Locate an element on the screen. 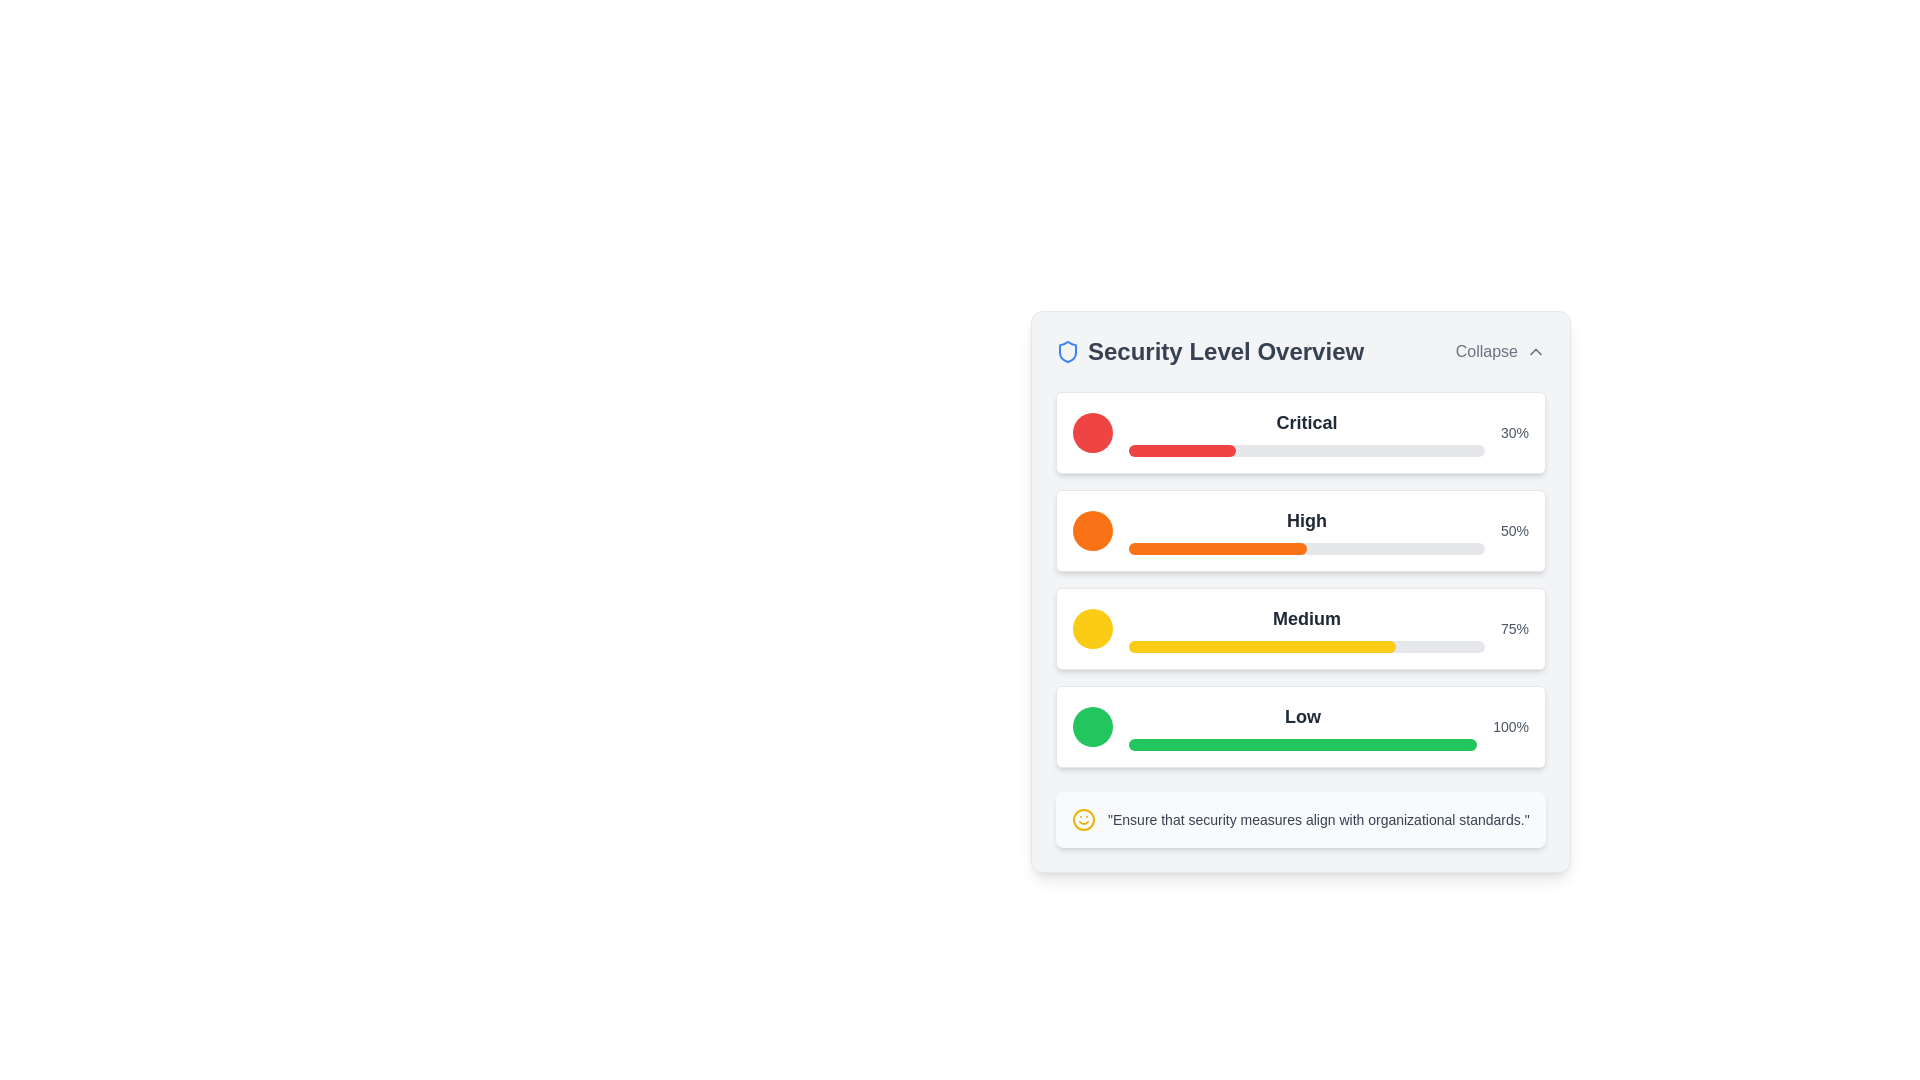 Image resolution: width=1920 pixels, height=1080 pixels. the '100%' text label in the 'Low' security level row of the 'Security Level Overview' section for additional information is located at coordinates (1511, 726).